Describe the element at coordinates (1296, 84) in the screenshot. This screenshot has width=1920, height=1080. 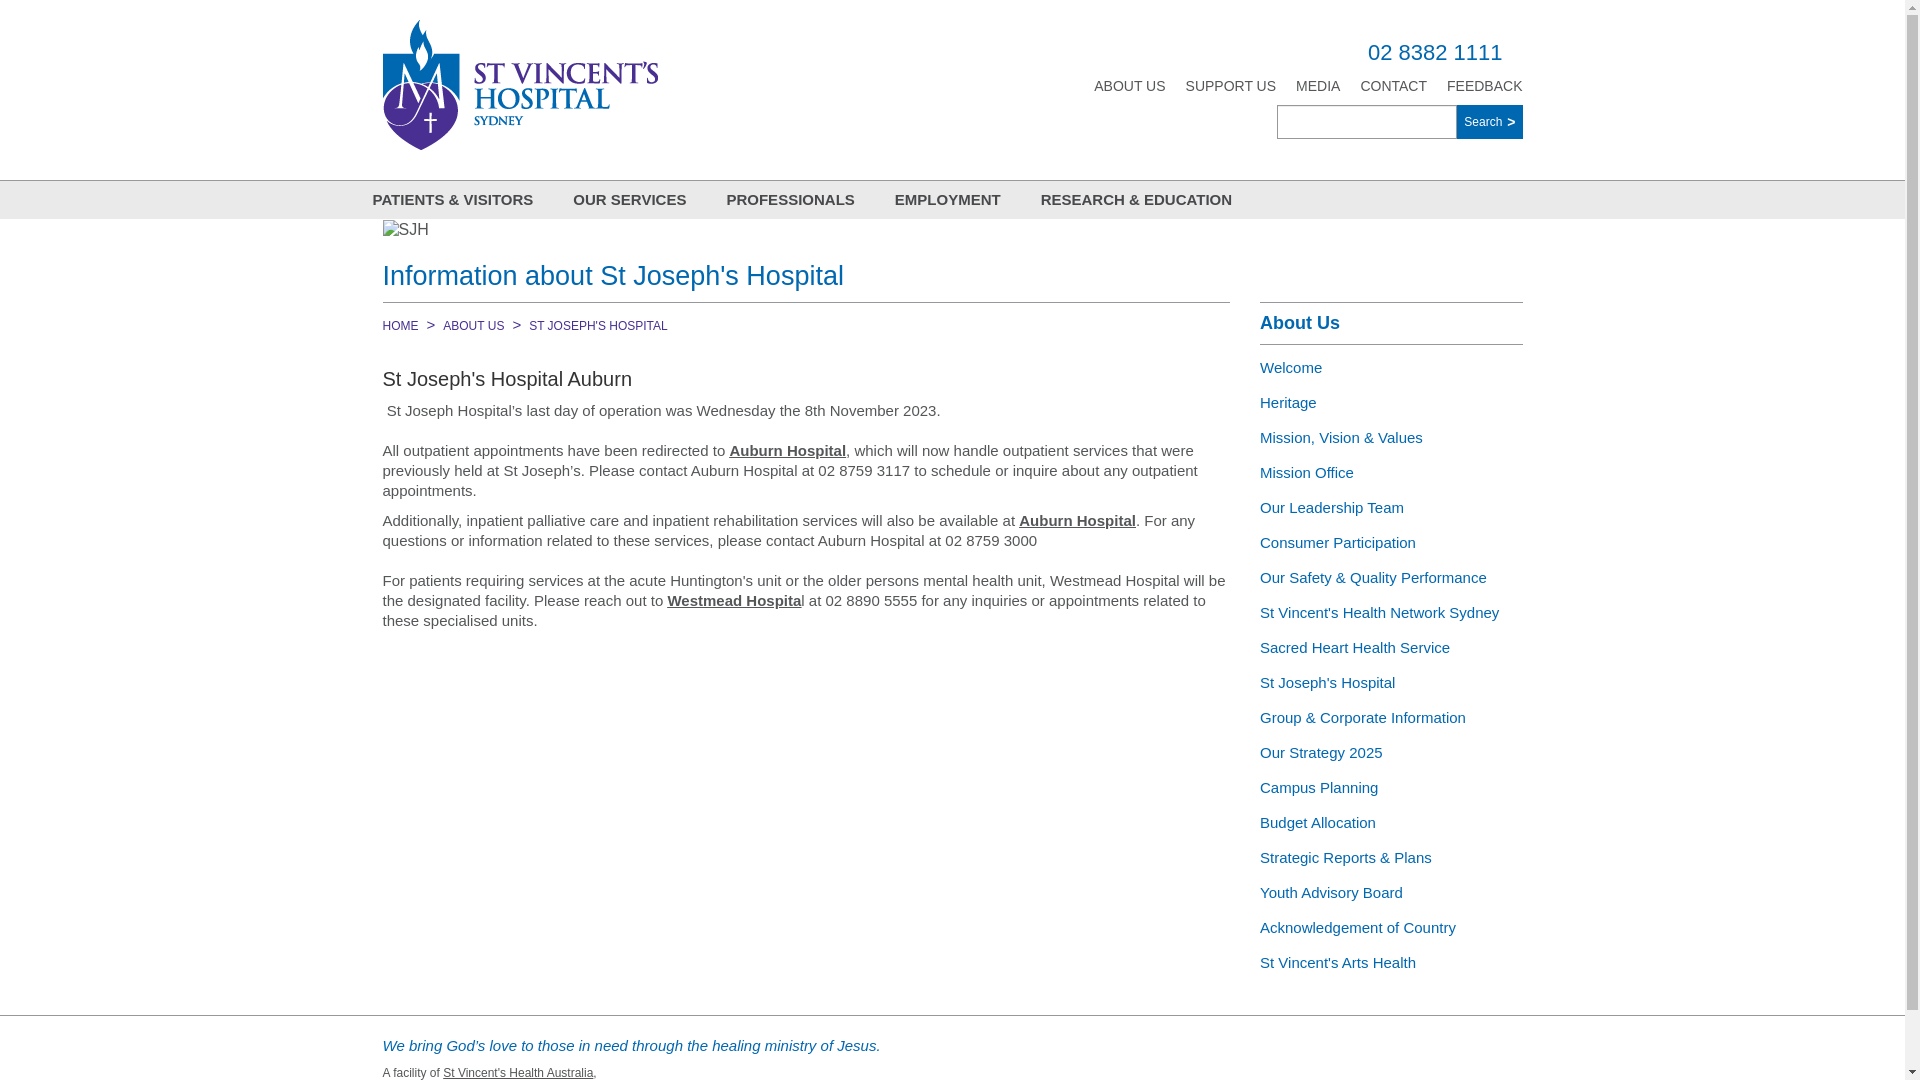
I see `'MEDIA'` at that location.